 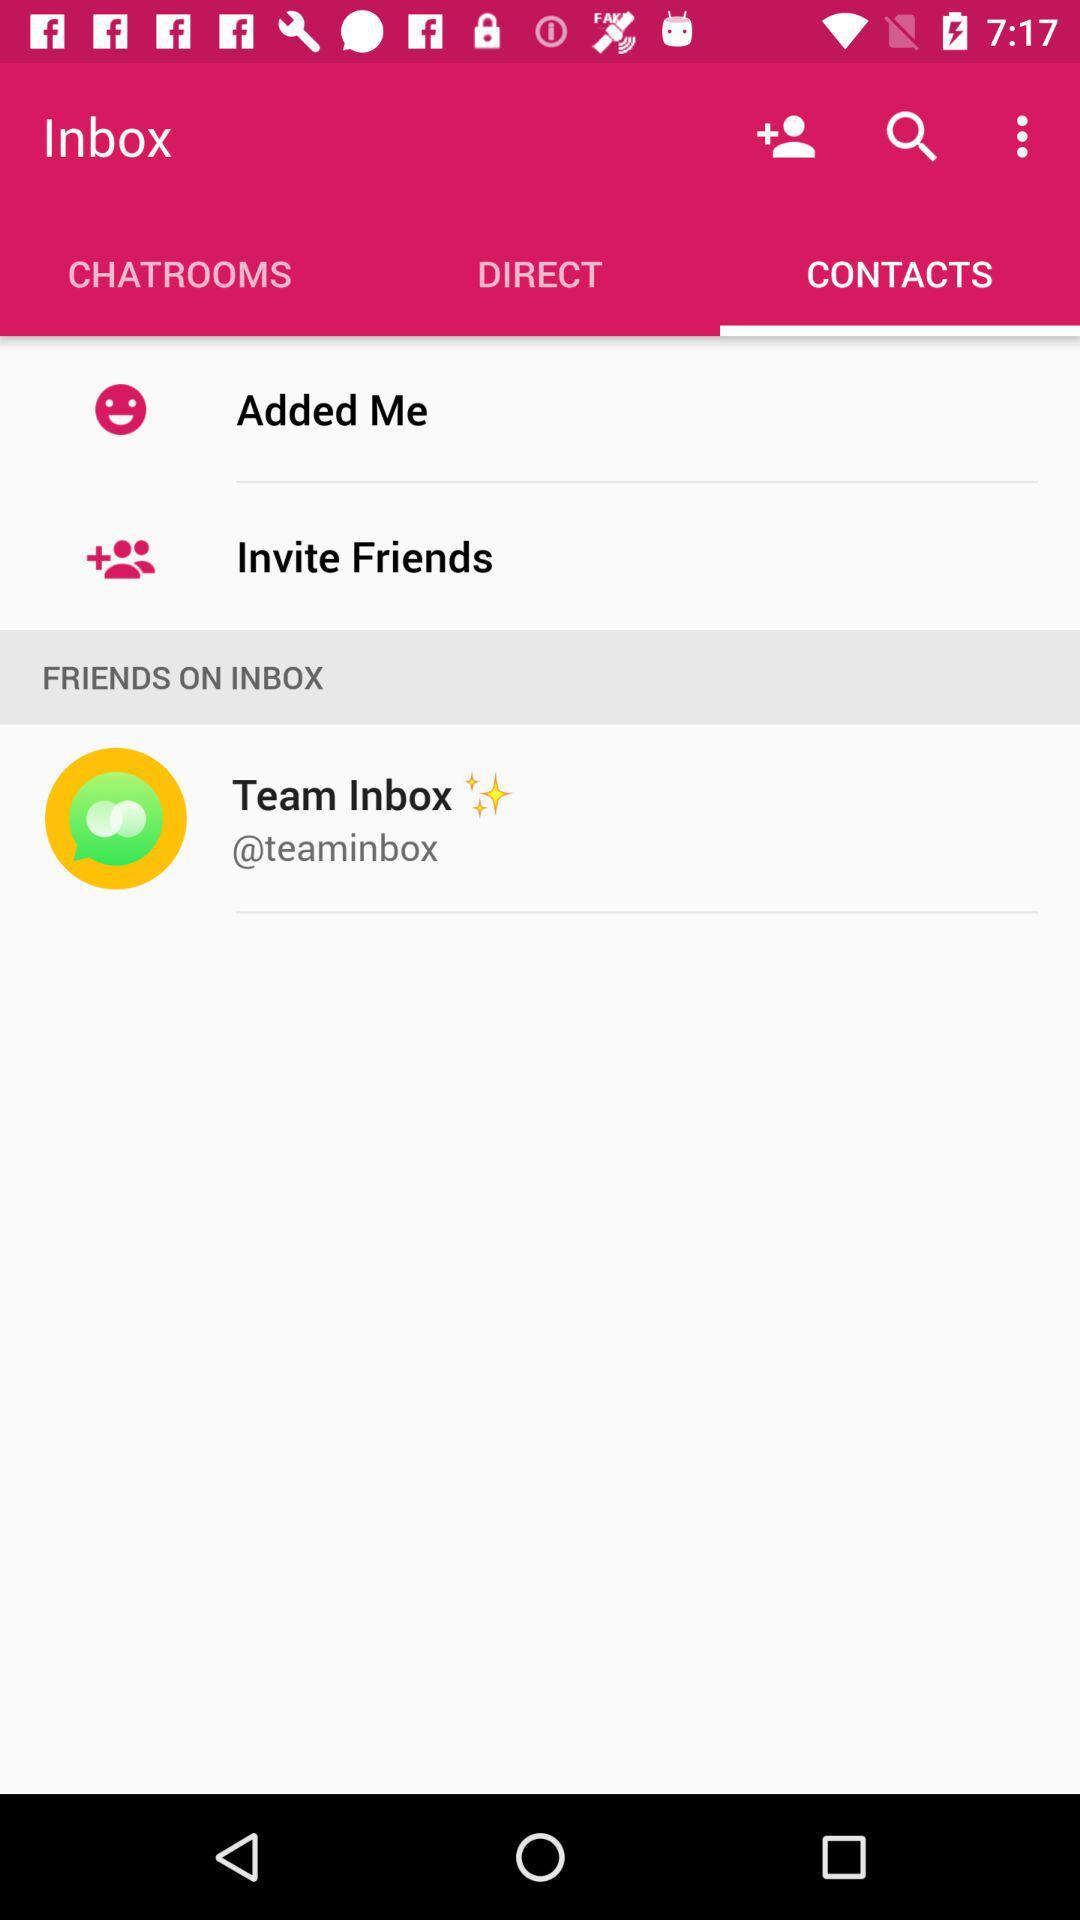 I want to click on the last button in the menu bar, so click(x=898, y=272).